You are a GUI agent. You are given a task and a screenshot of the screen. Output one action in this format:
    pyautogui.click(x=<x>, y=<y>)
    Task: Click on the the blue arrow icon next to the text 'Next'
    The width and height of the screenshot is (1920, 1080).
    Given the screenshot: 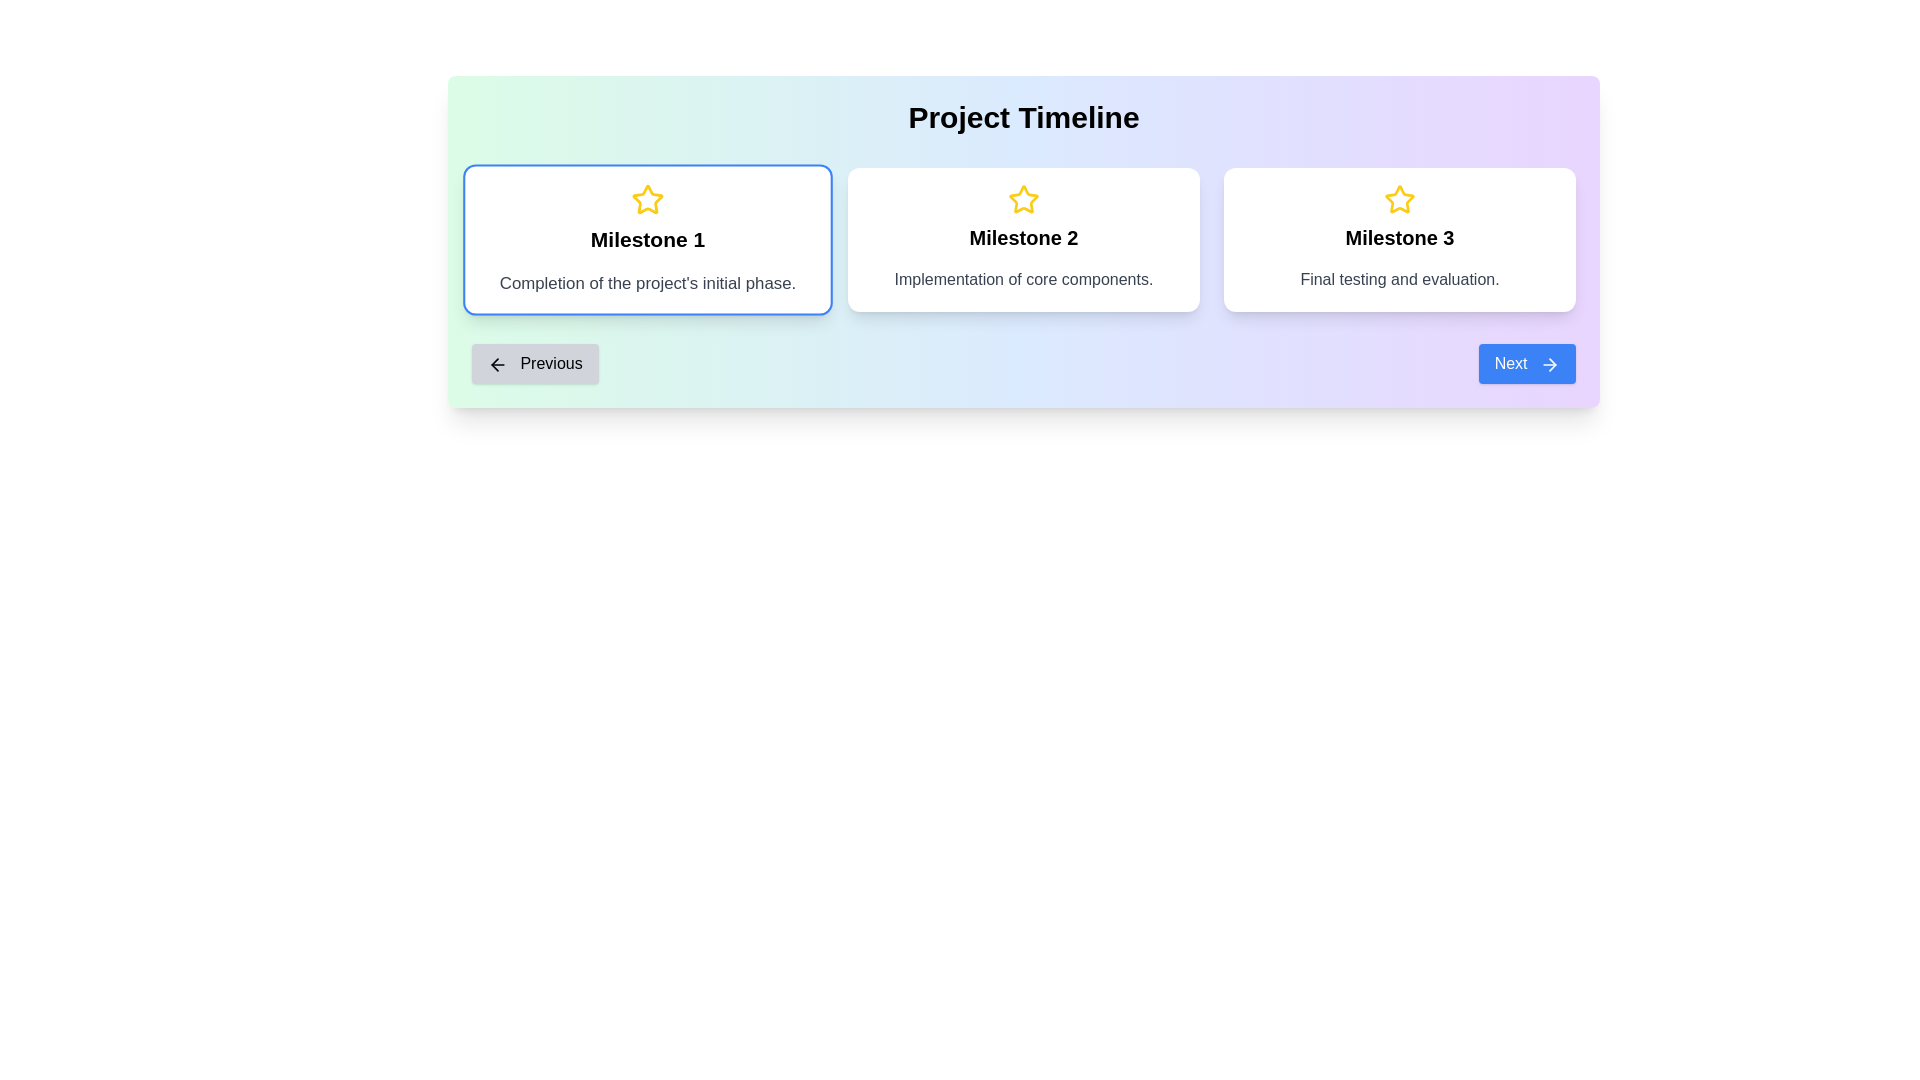 What is the action you would take?
    pyautogui.click(x=1549, y=363)
    